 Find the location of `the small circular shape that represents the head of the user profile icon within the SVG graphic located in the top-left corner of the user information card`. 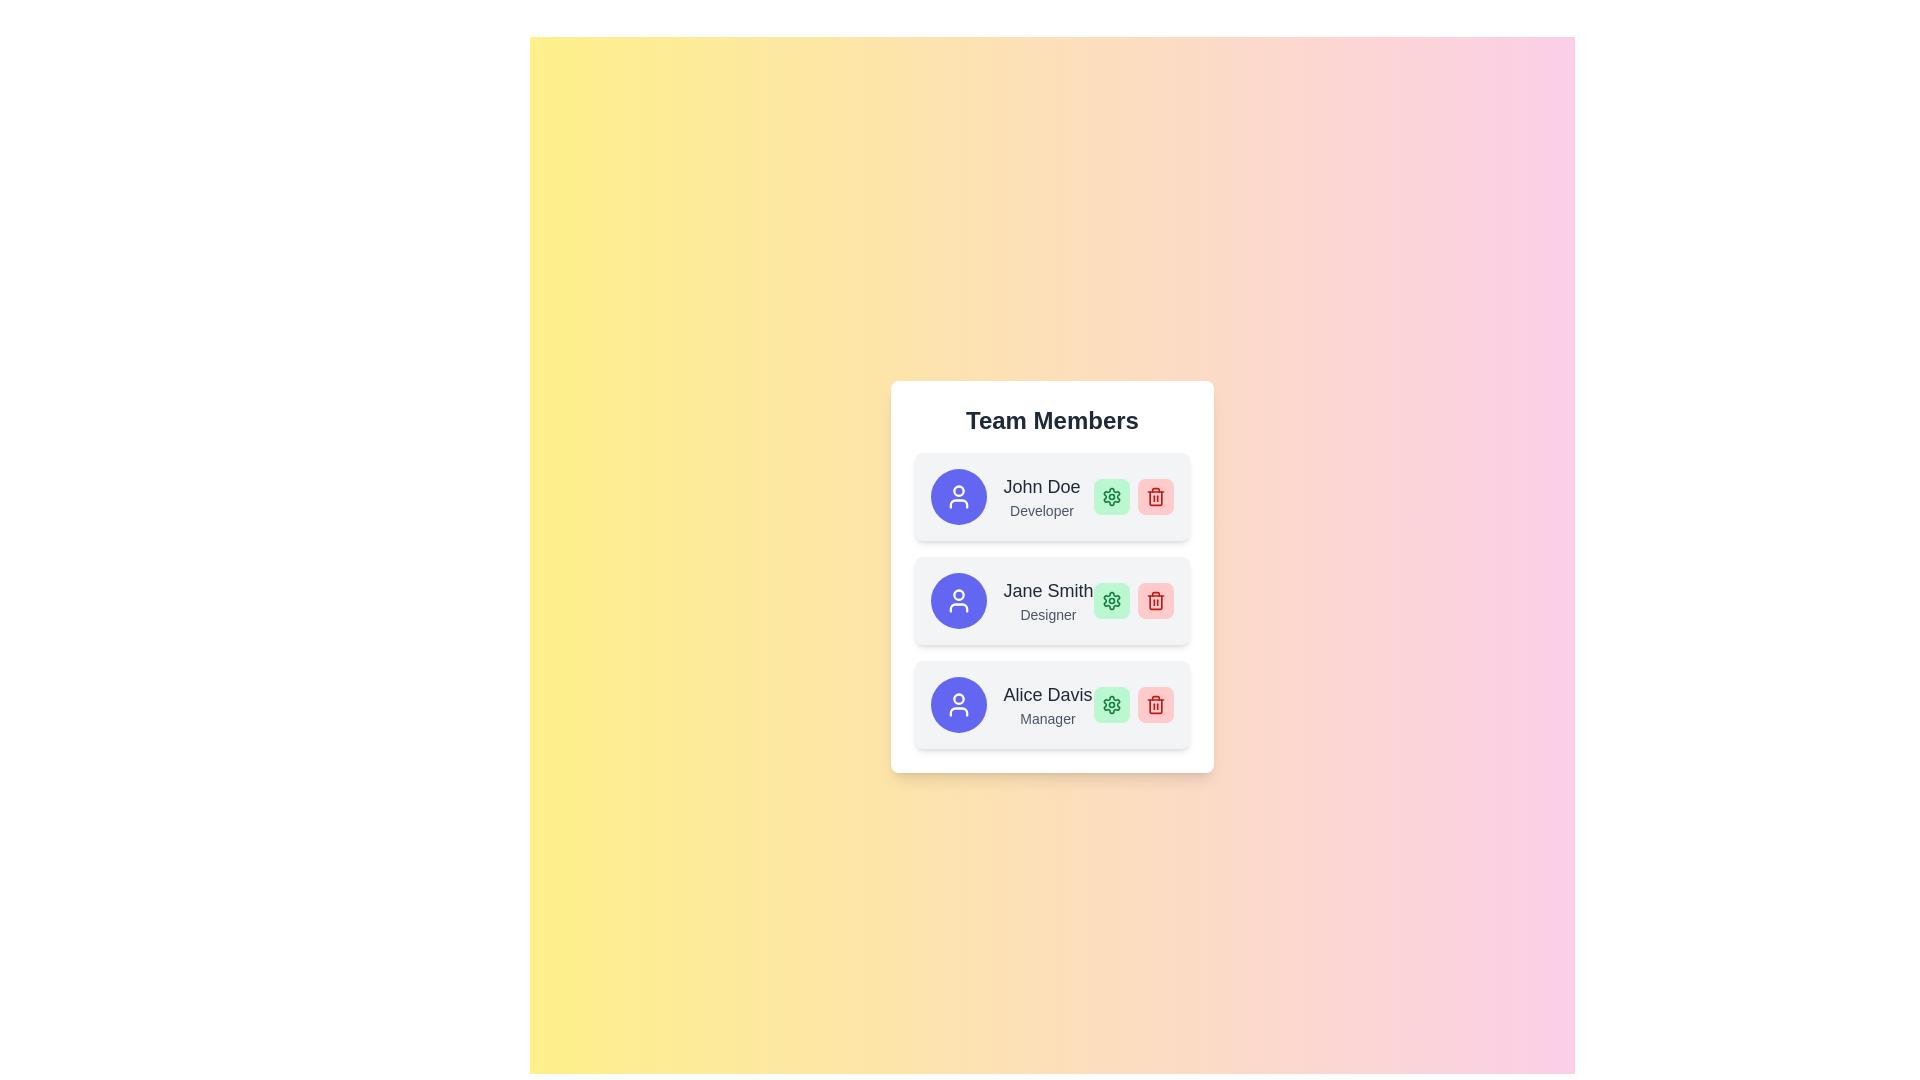

the small circular shape that represents the head of the user profile icon within the SVG graphic located in the top-left corner of the user information card is located at coordinates (958, 594).